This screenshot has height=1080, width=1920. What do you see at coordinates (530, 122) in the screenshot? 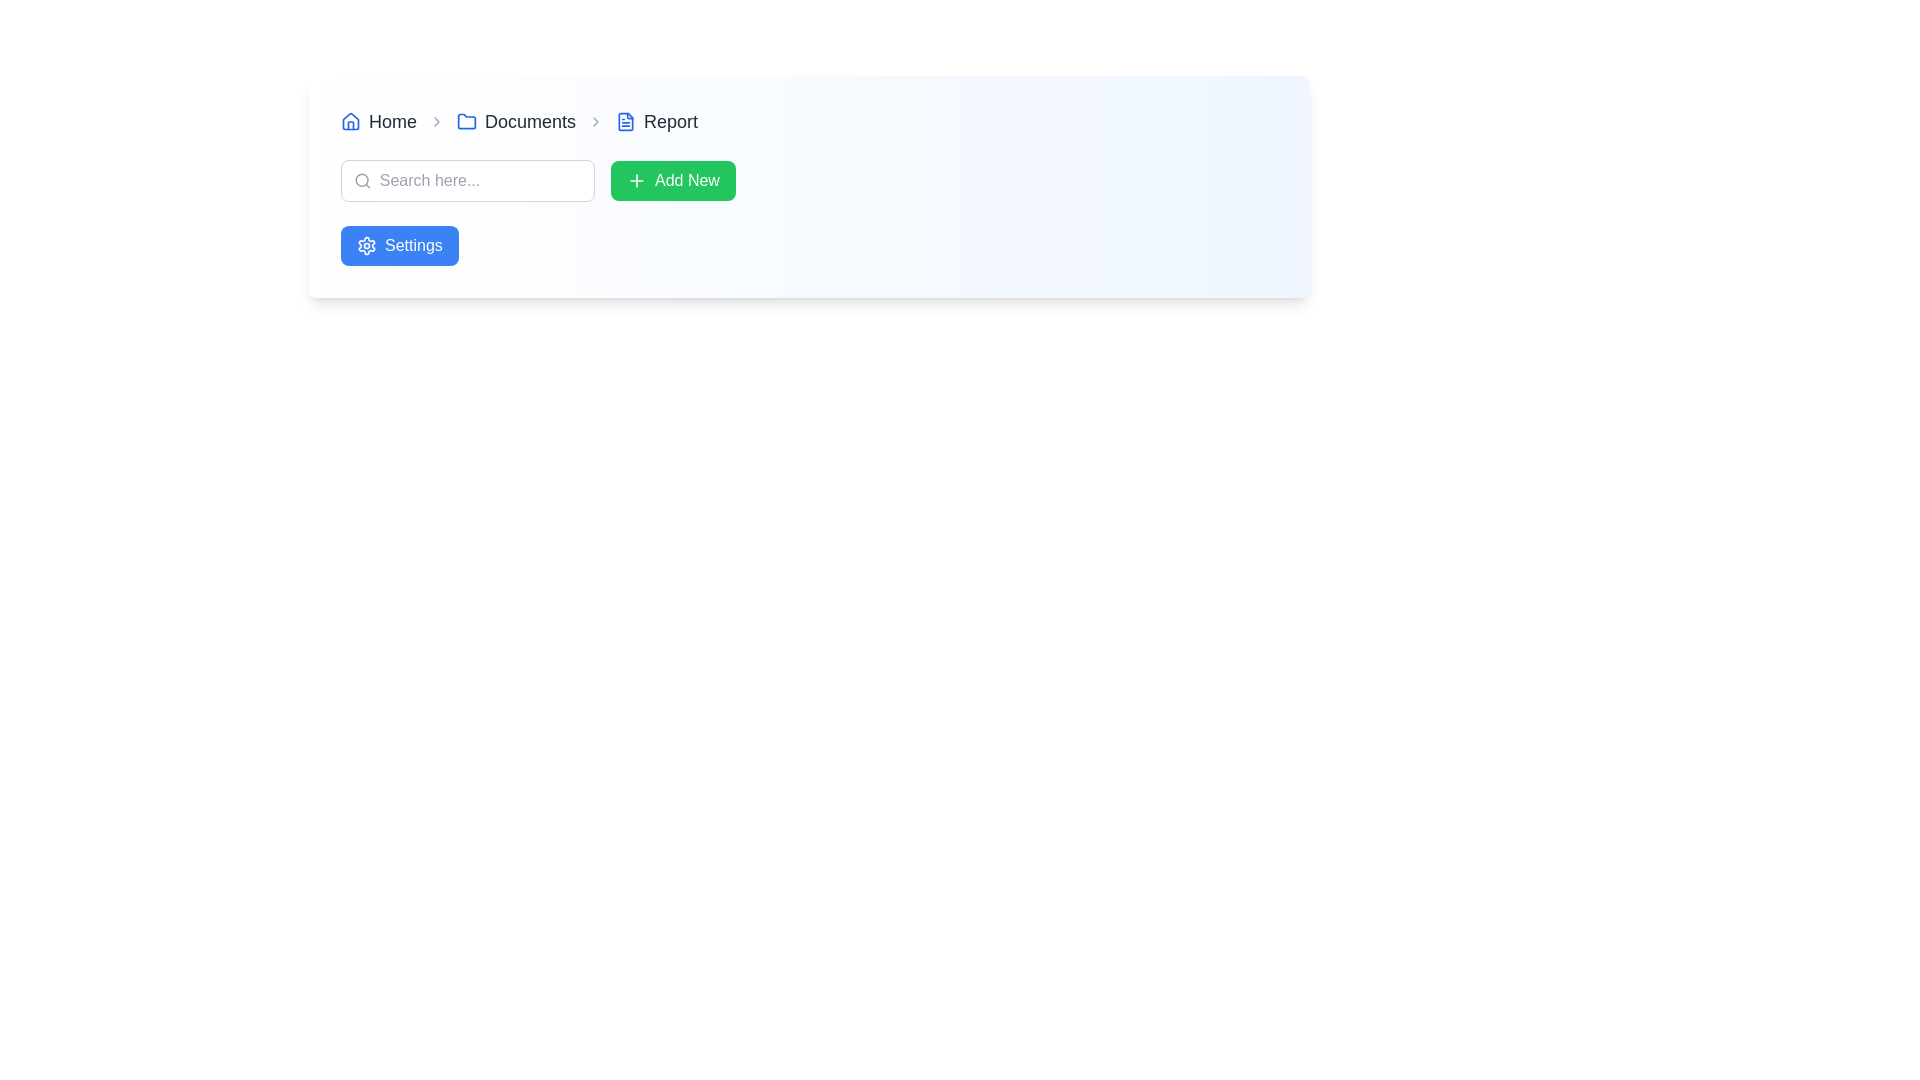
I see `the 'Documents' text label in the breadcrumb navigation trail, which is positioned between the 'Home' and 'Report' elements` at bounding box center [530, 122].